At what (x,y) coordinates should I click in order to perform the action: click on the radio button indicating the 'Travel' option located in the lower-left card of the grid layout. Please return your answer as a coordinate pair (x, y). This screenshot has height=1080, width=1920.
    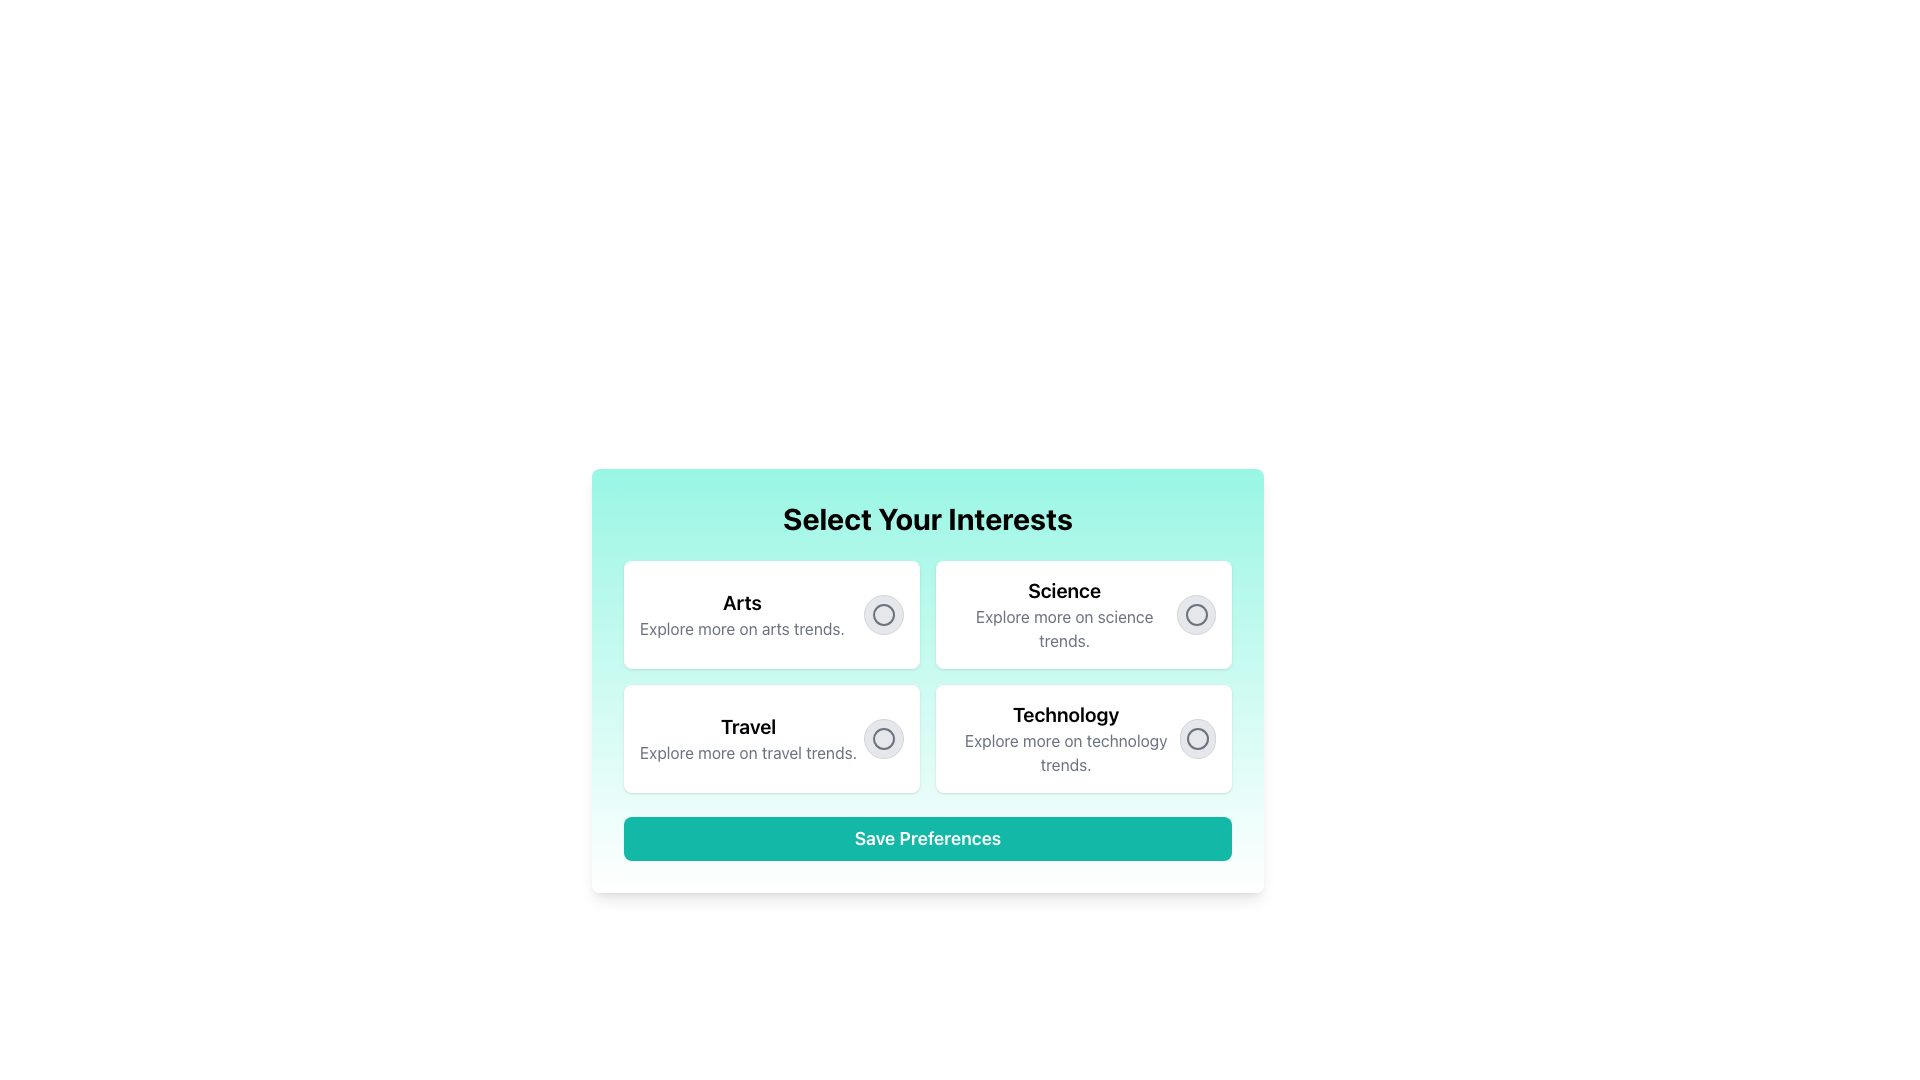
    Looking at the image, I should click on (882, 739).